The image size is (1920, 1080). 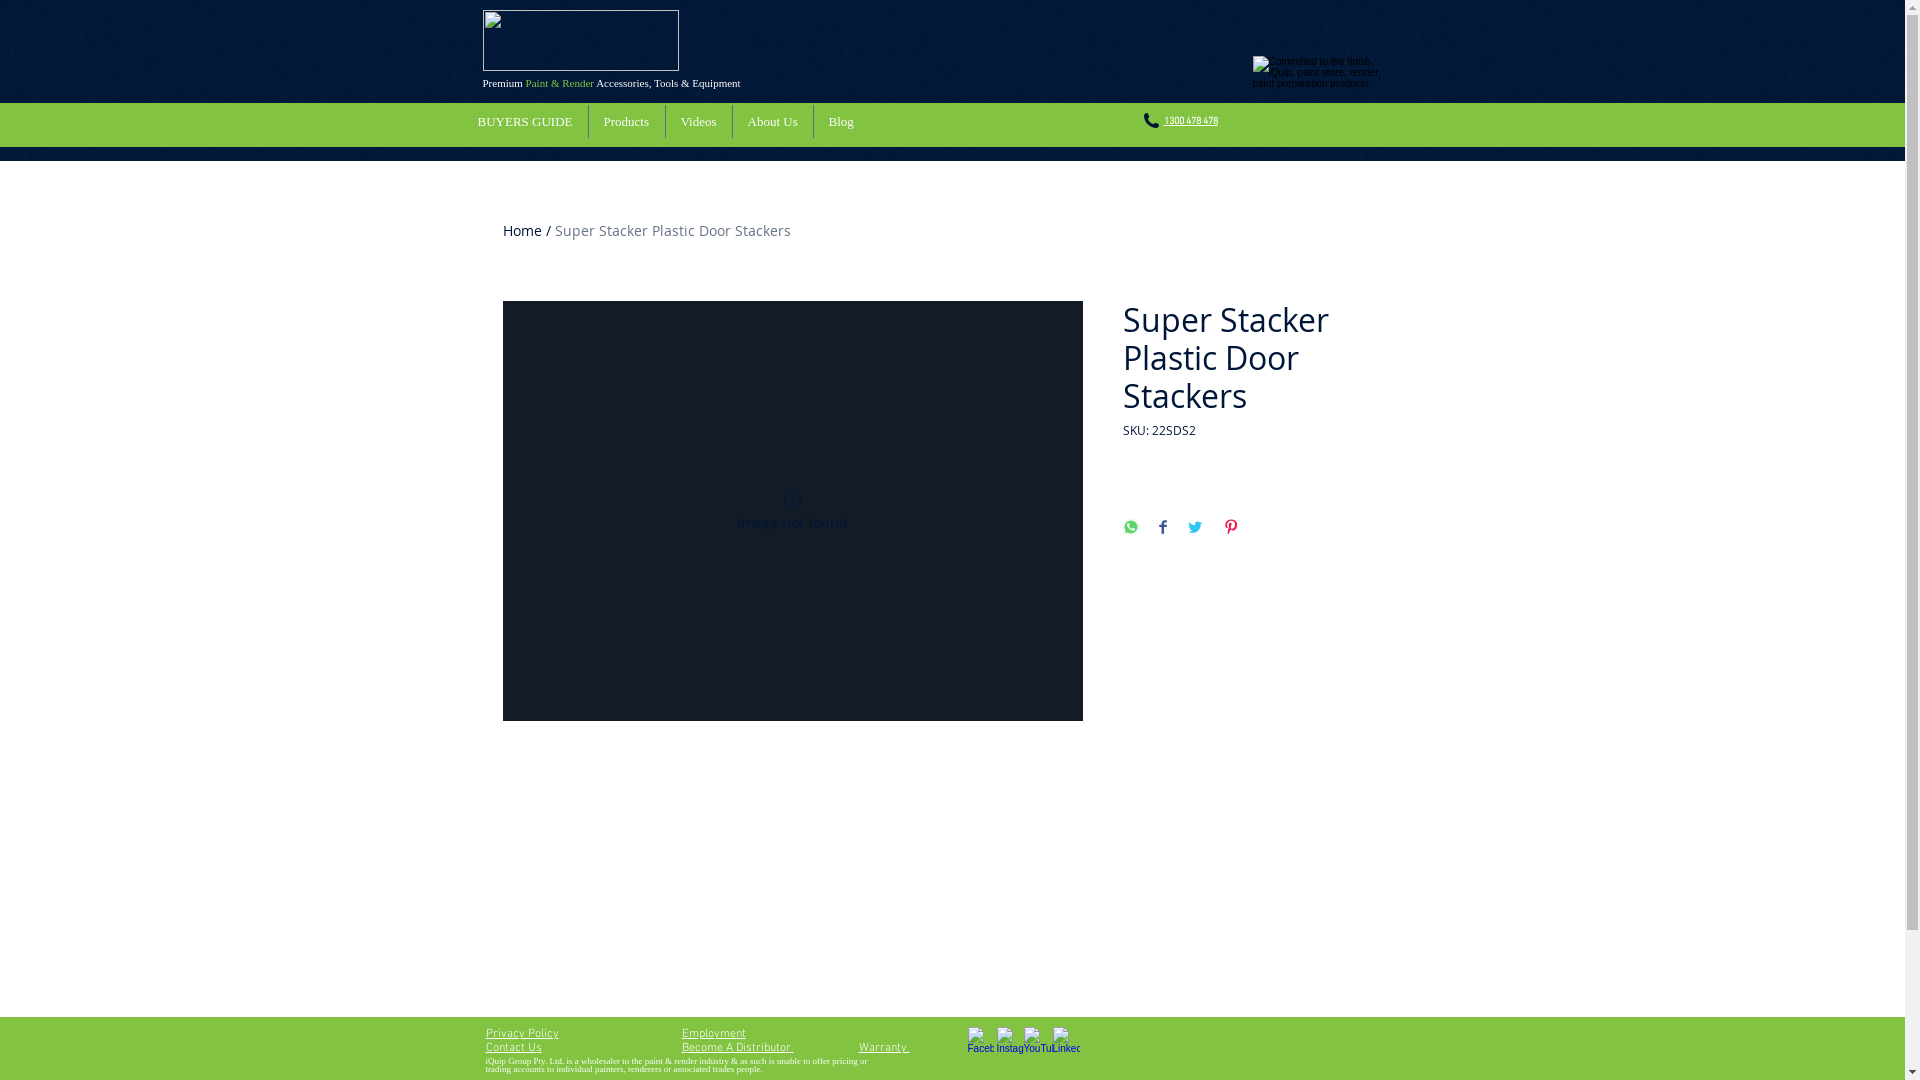 I want to click on 'Home', so click(x=521, y=229).